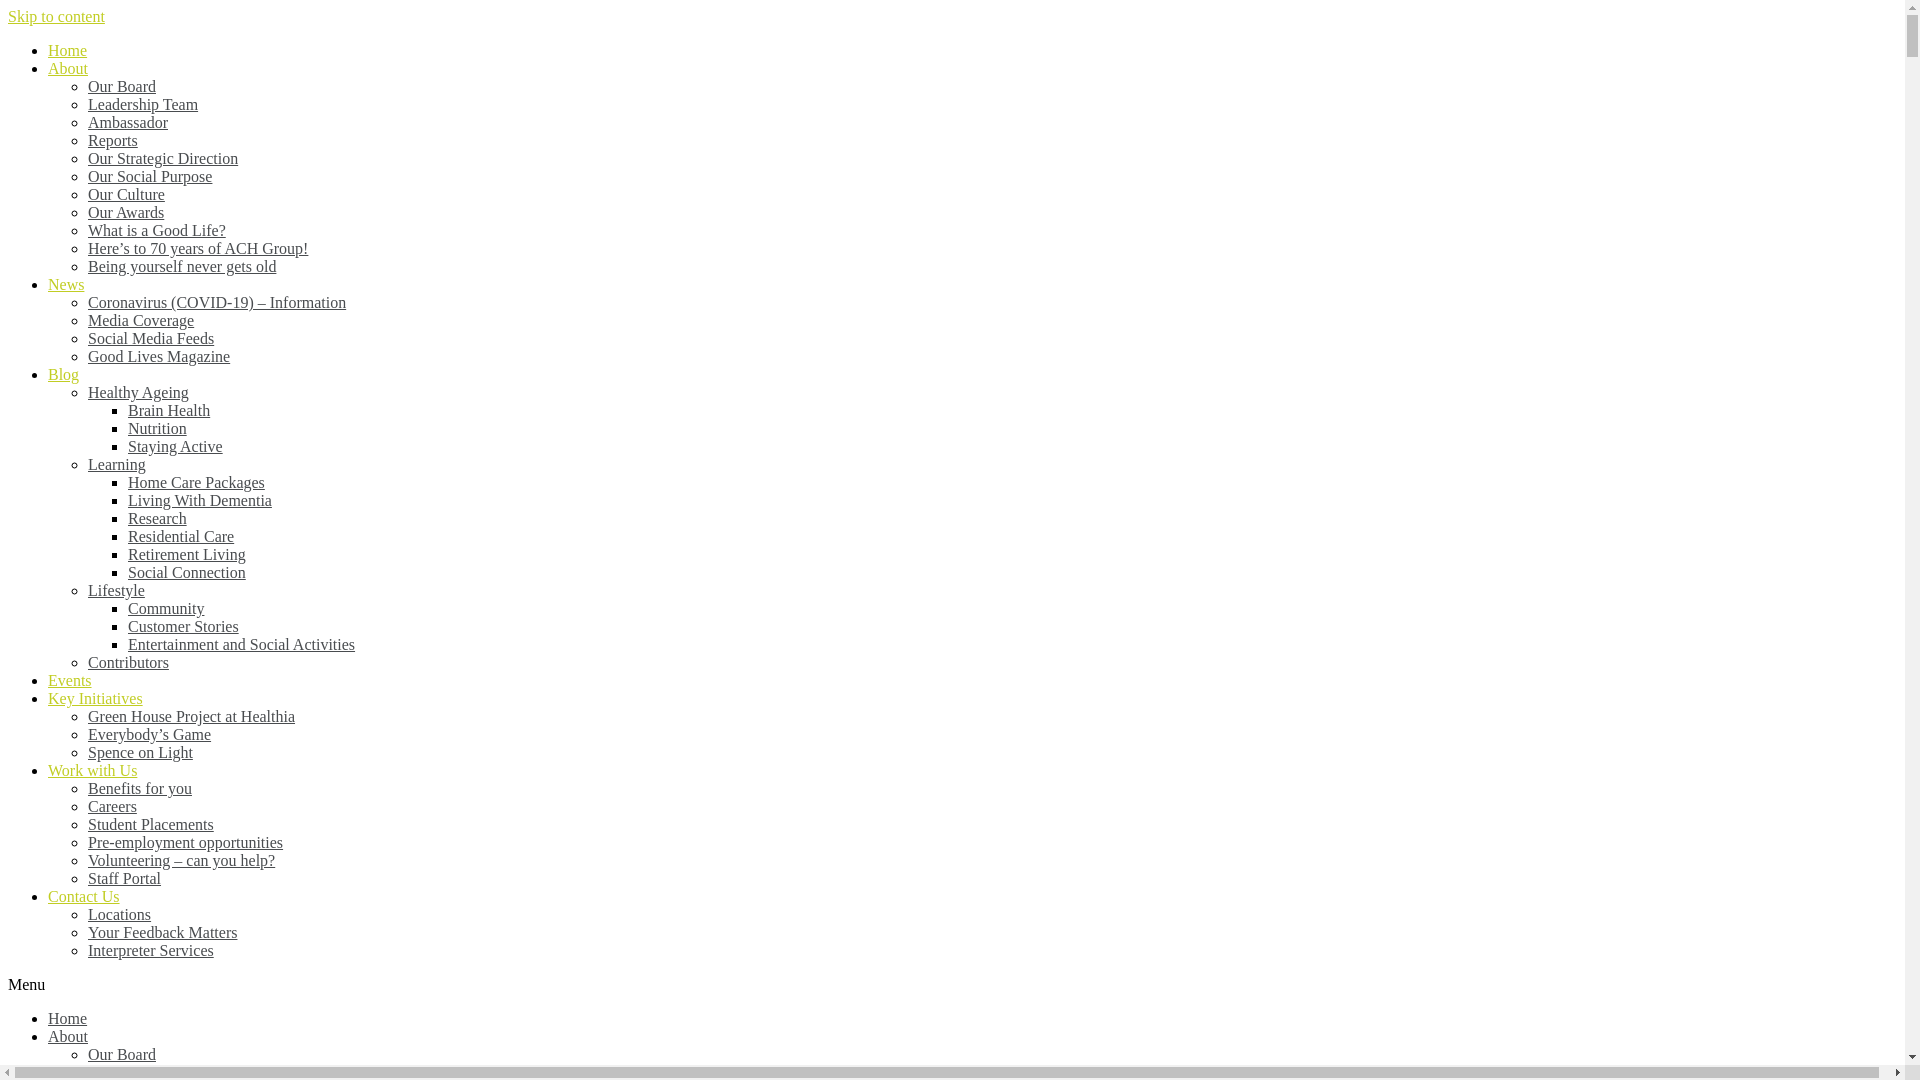 The image size is (1920, 1080). What do you see at coordinates (70, 679) in the screenshot?
I see `'Events'` at bounding box center [70, 679].